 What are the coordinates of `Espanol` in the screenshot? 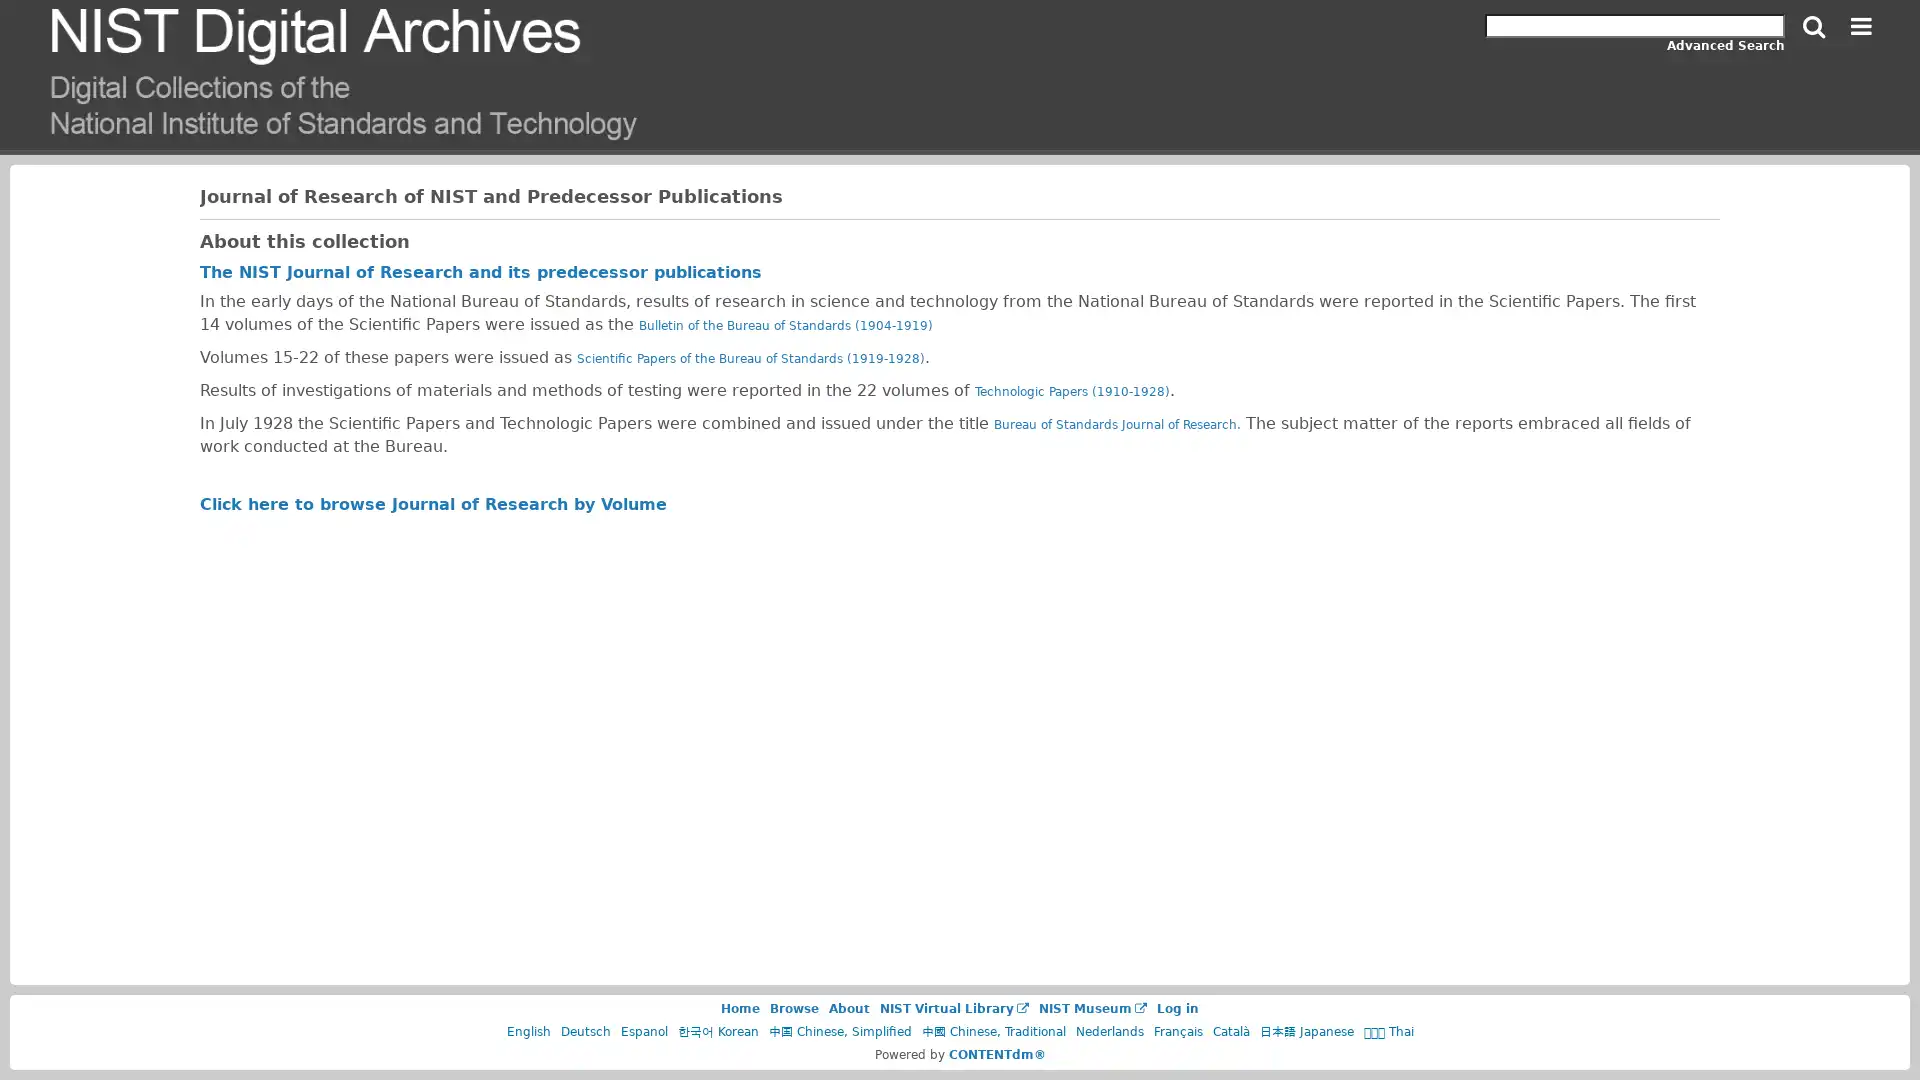 It's located at (643, 1032).